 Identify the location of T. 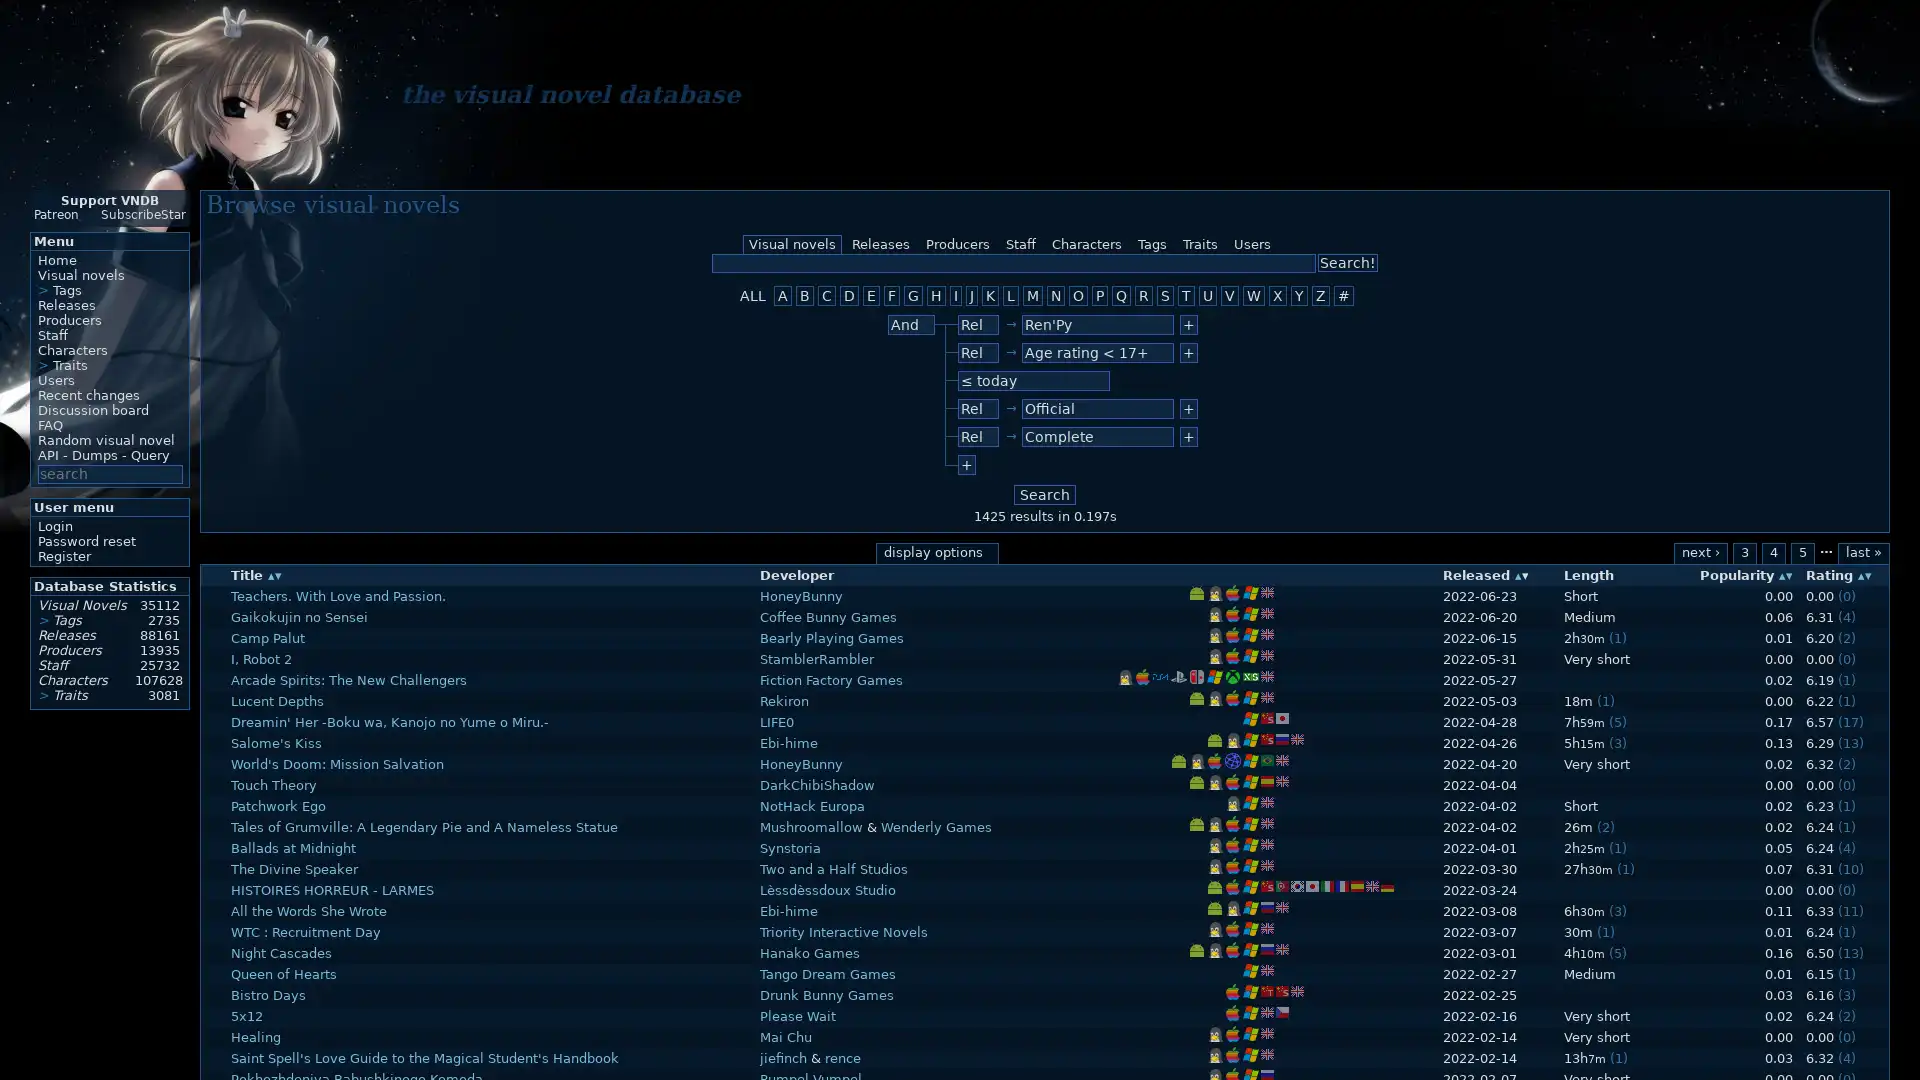
(1186, 296).